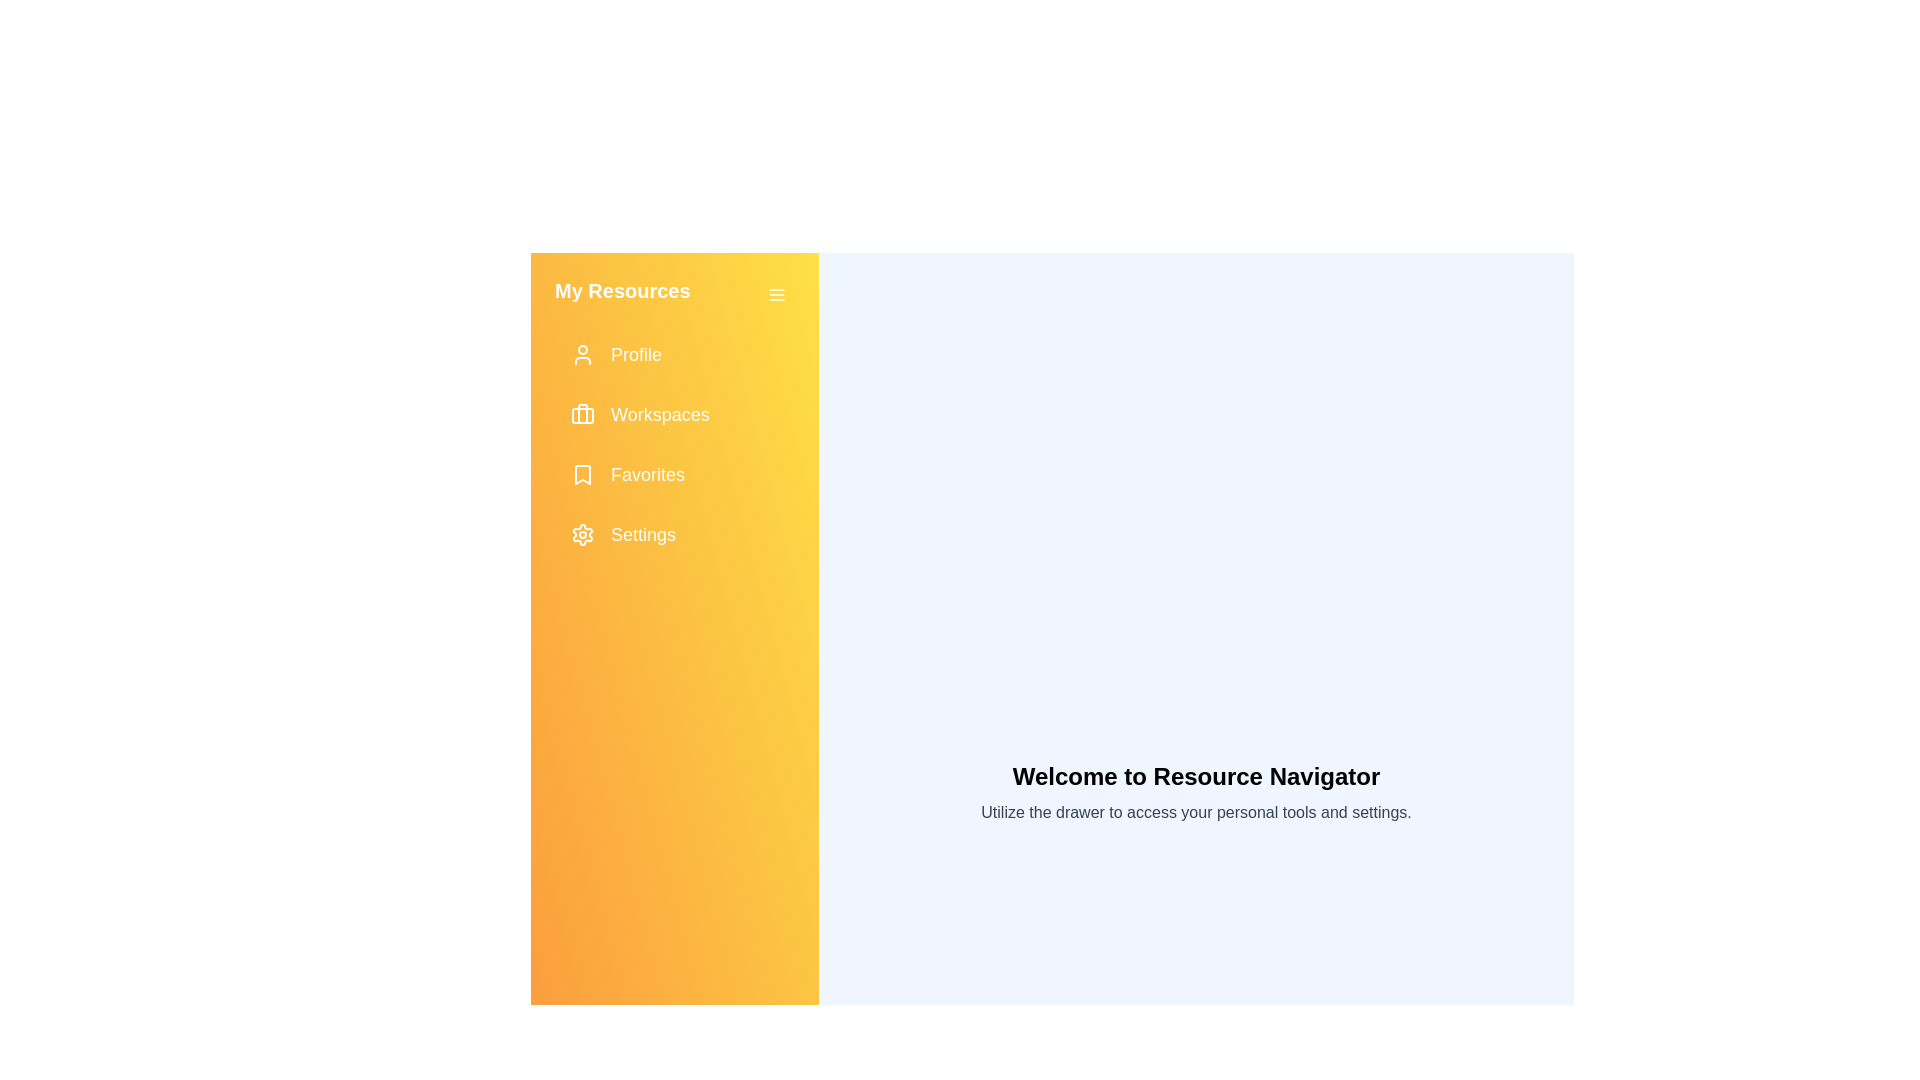 The width and height of the screenshot is (1920, 1080). I want to click on the 'Favorites' button to navigate to the Favorites section, so click(675, 474).